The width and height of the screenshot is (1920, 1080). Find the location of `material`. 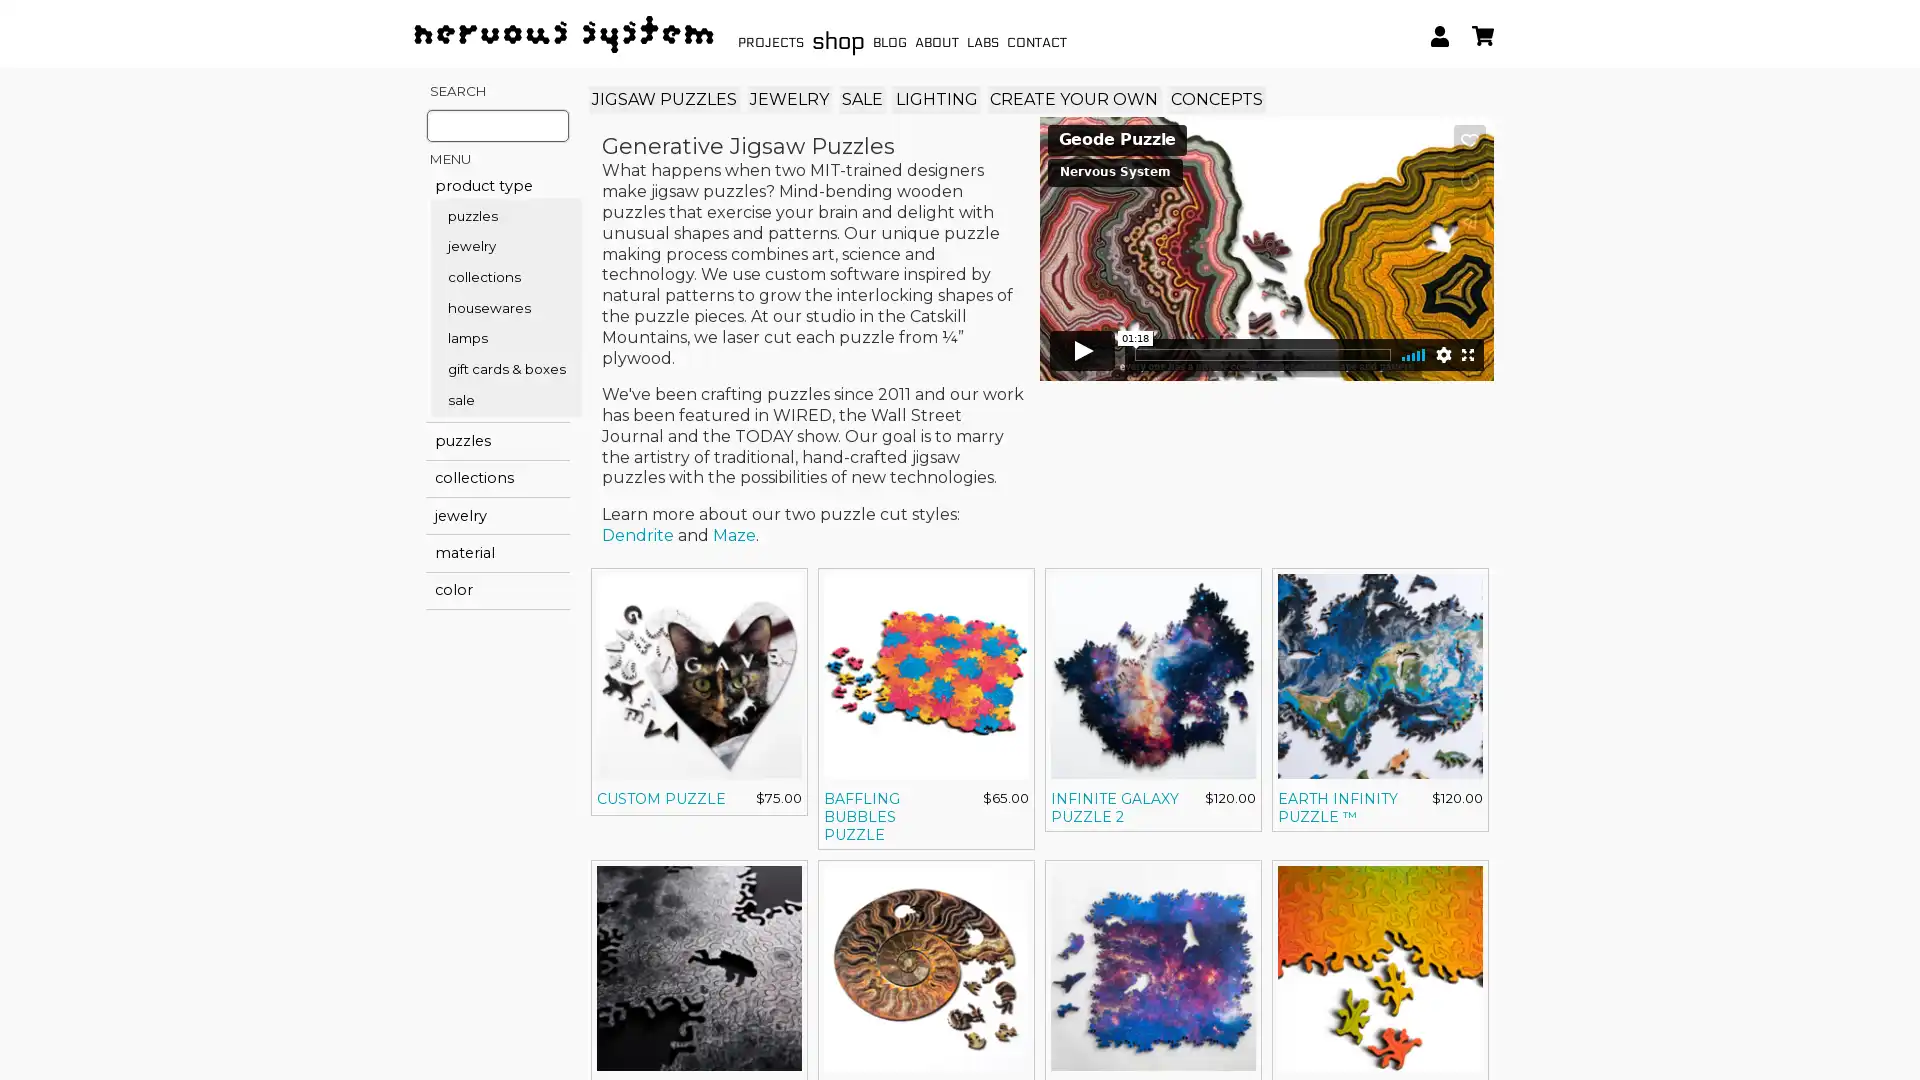

material is located at coordinates (497, 553).